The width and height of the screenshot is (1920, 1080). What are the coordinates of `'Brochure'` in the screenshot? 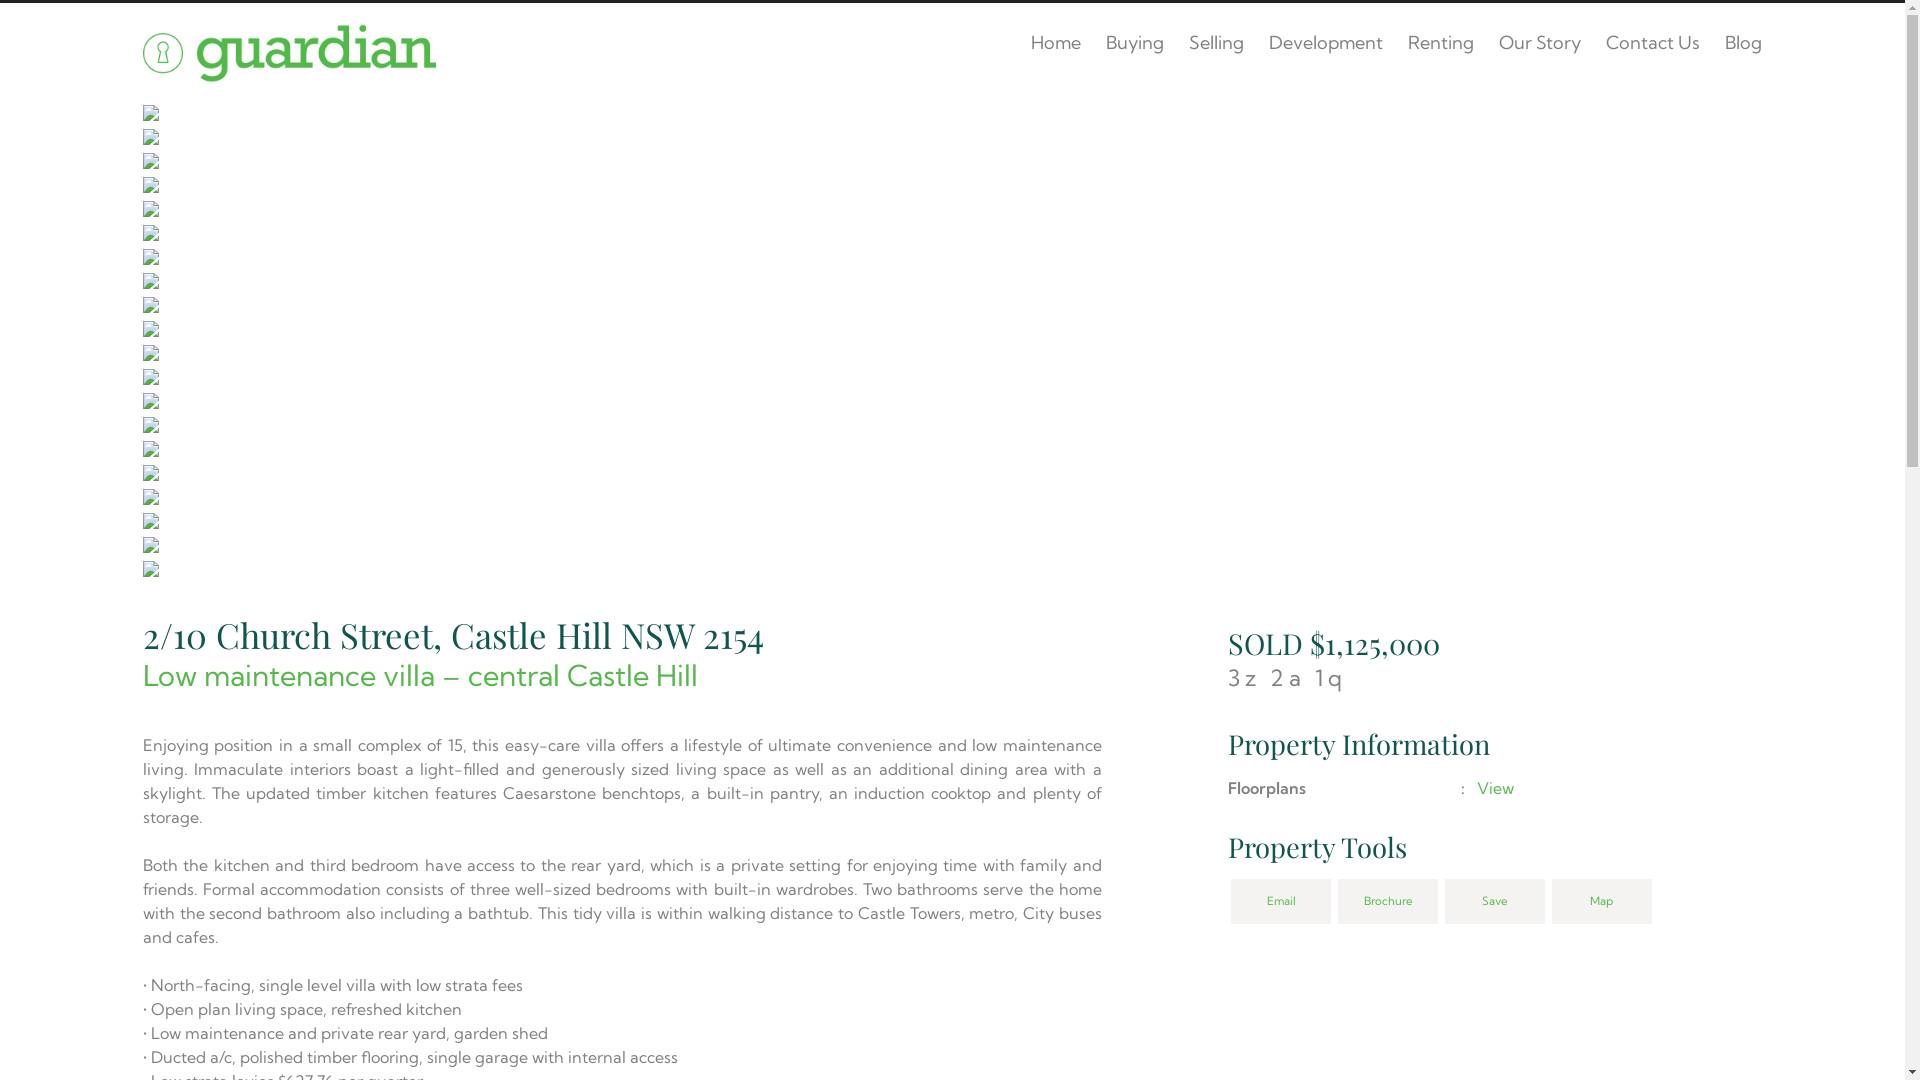 It's located at (1386, 901).